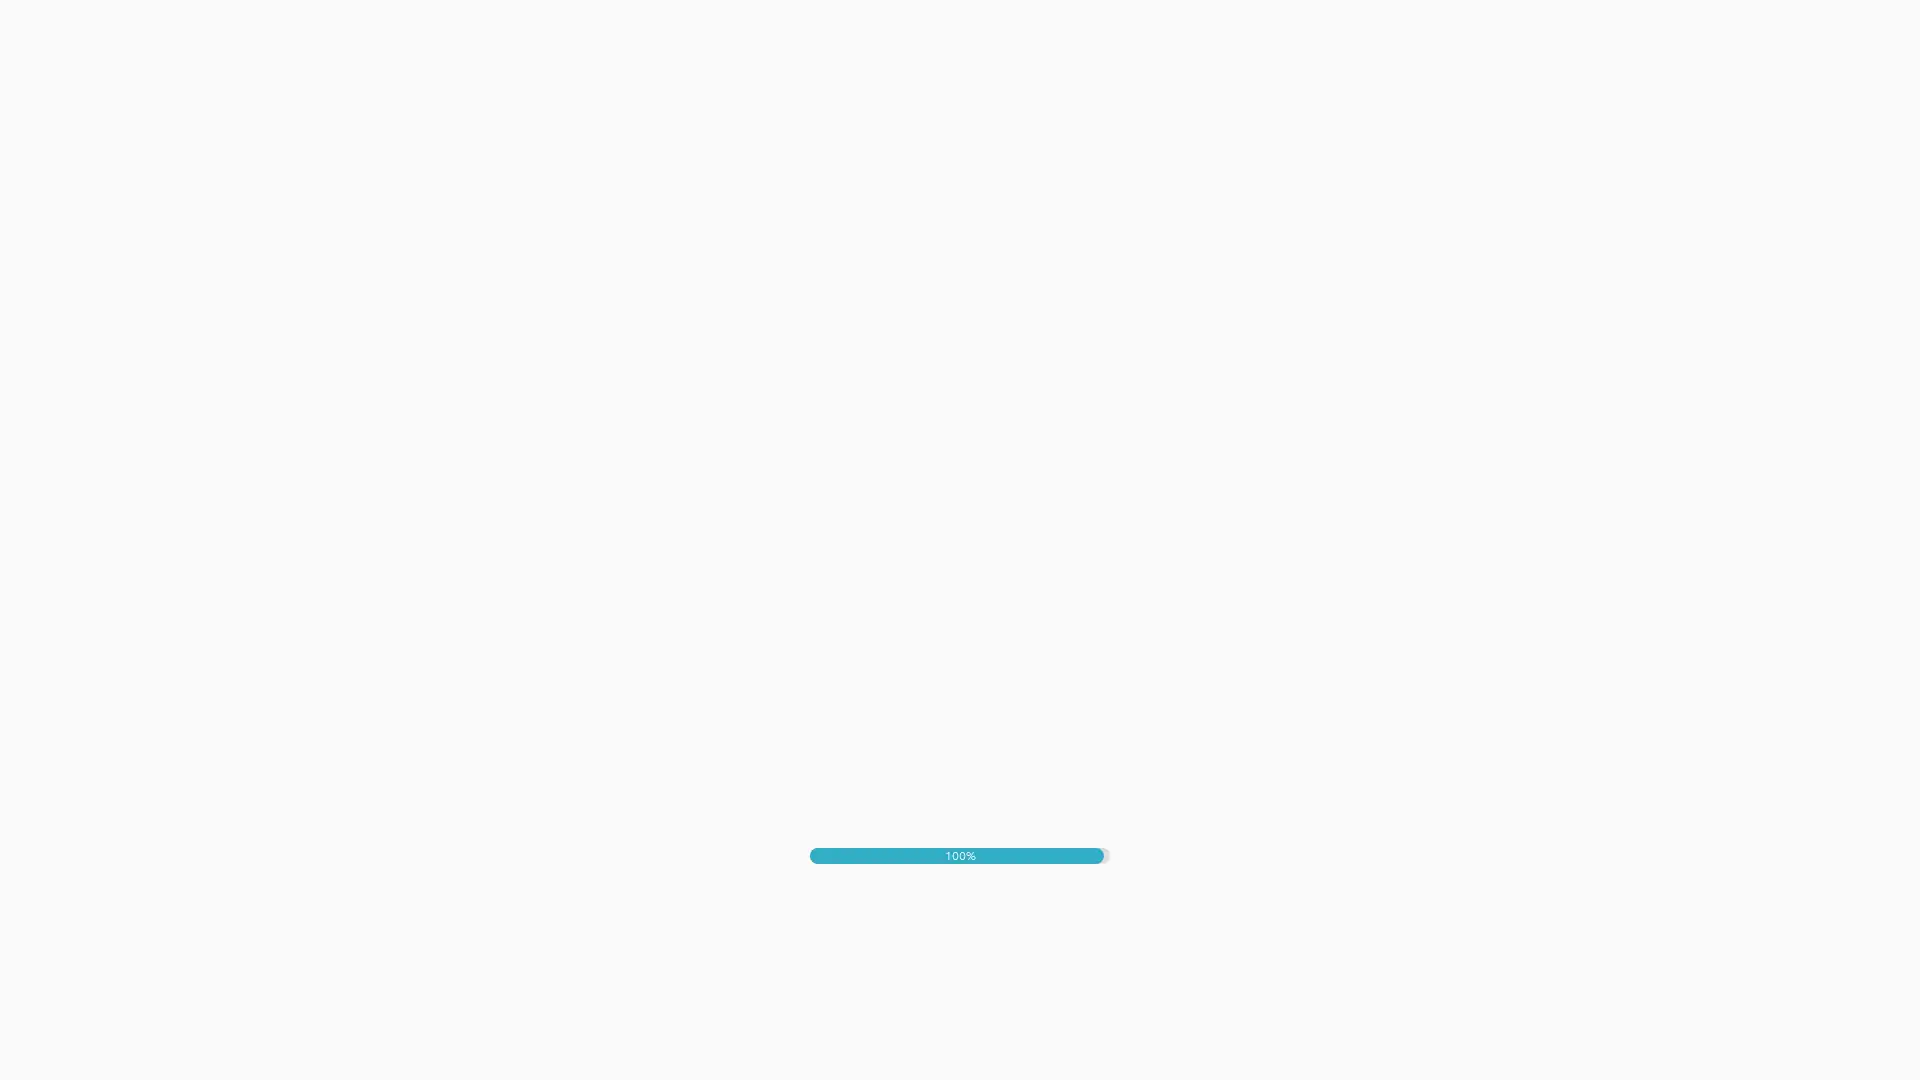 Image resolution: width=1920 pixels, height=1080 pixels. Describe the element at coordinates (1864, 34) in the screenshot. I see `Mute` at that location.